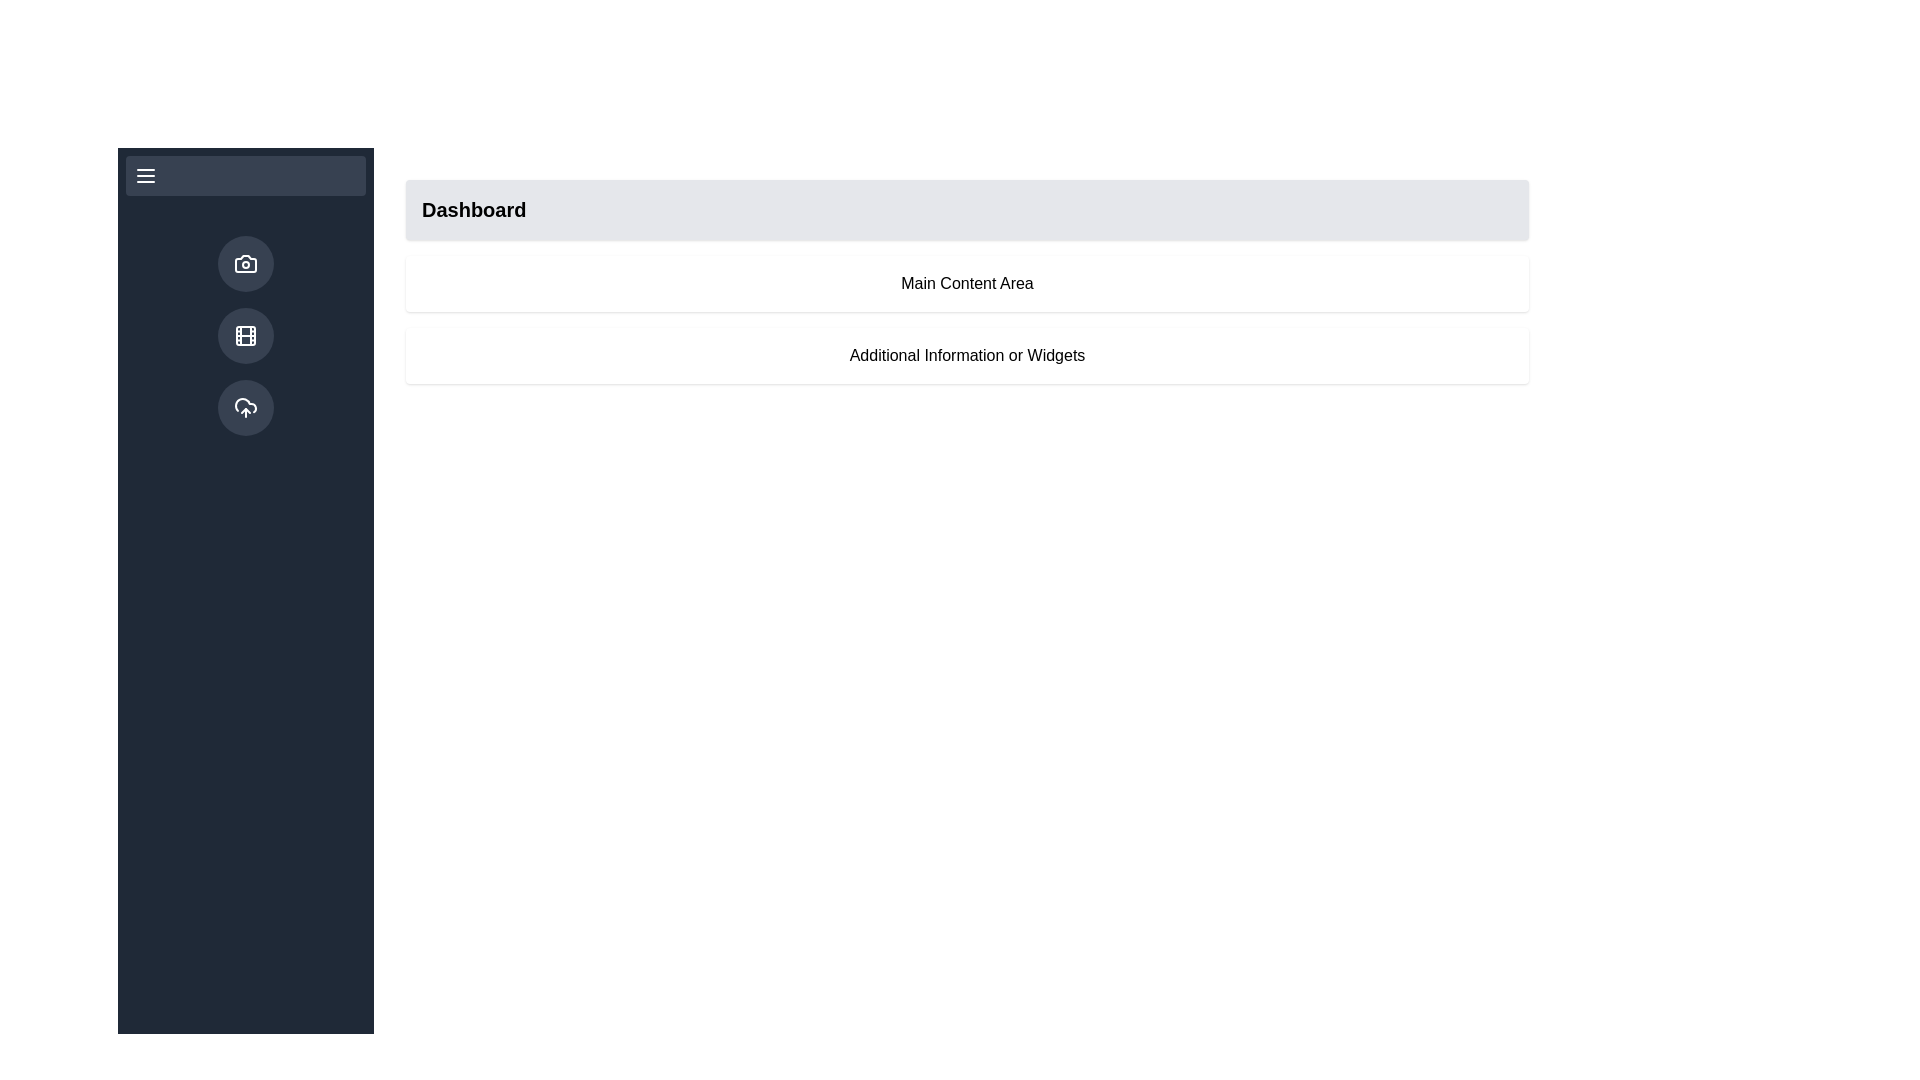 Image resolution: width=1920 pixels, height=1080 pixels. I want to click on the third dark gray circular icon featuring a cloud with an upward arrow in the vertical sidebar menu, so click(244, 407).